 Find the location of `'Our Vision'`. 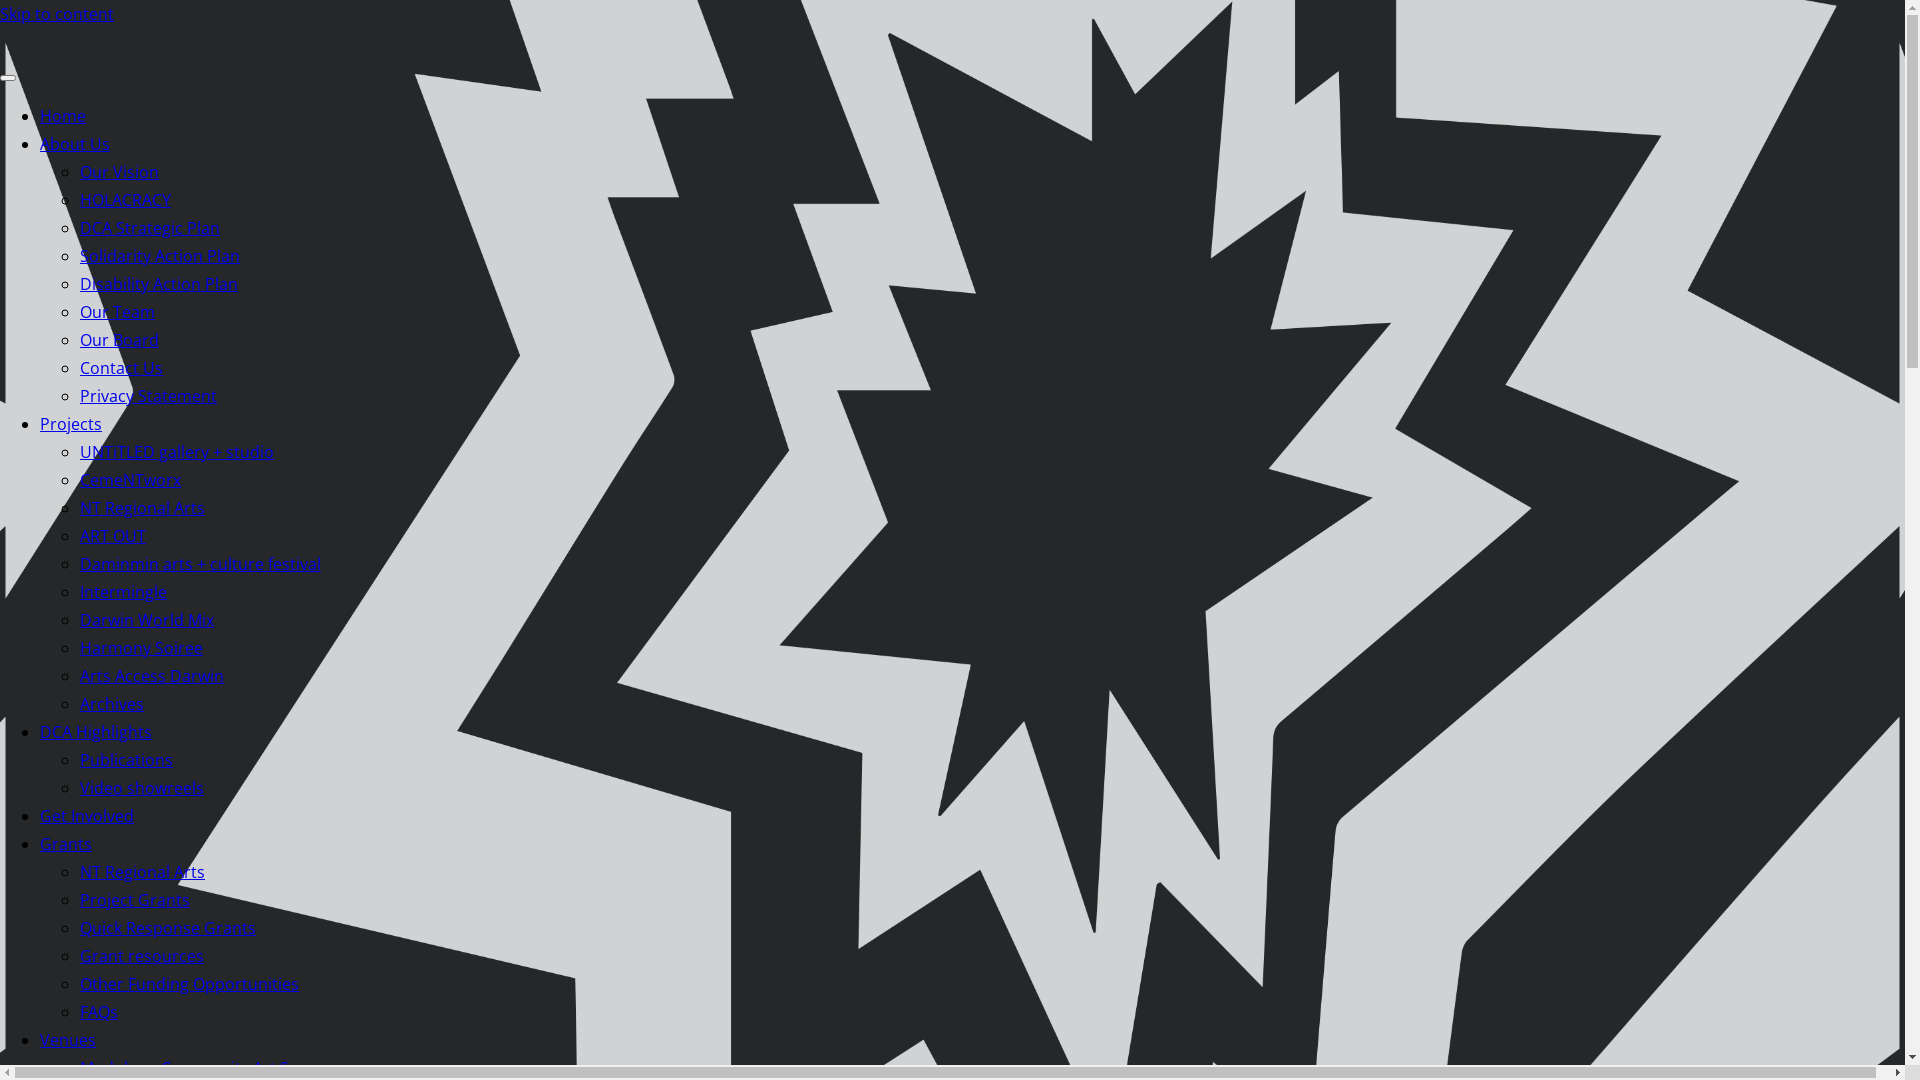

'Our Vision' is located at coordinates (118, 171).